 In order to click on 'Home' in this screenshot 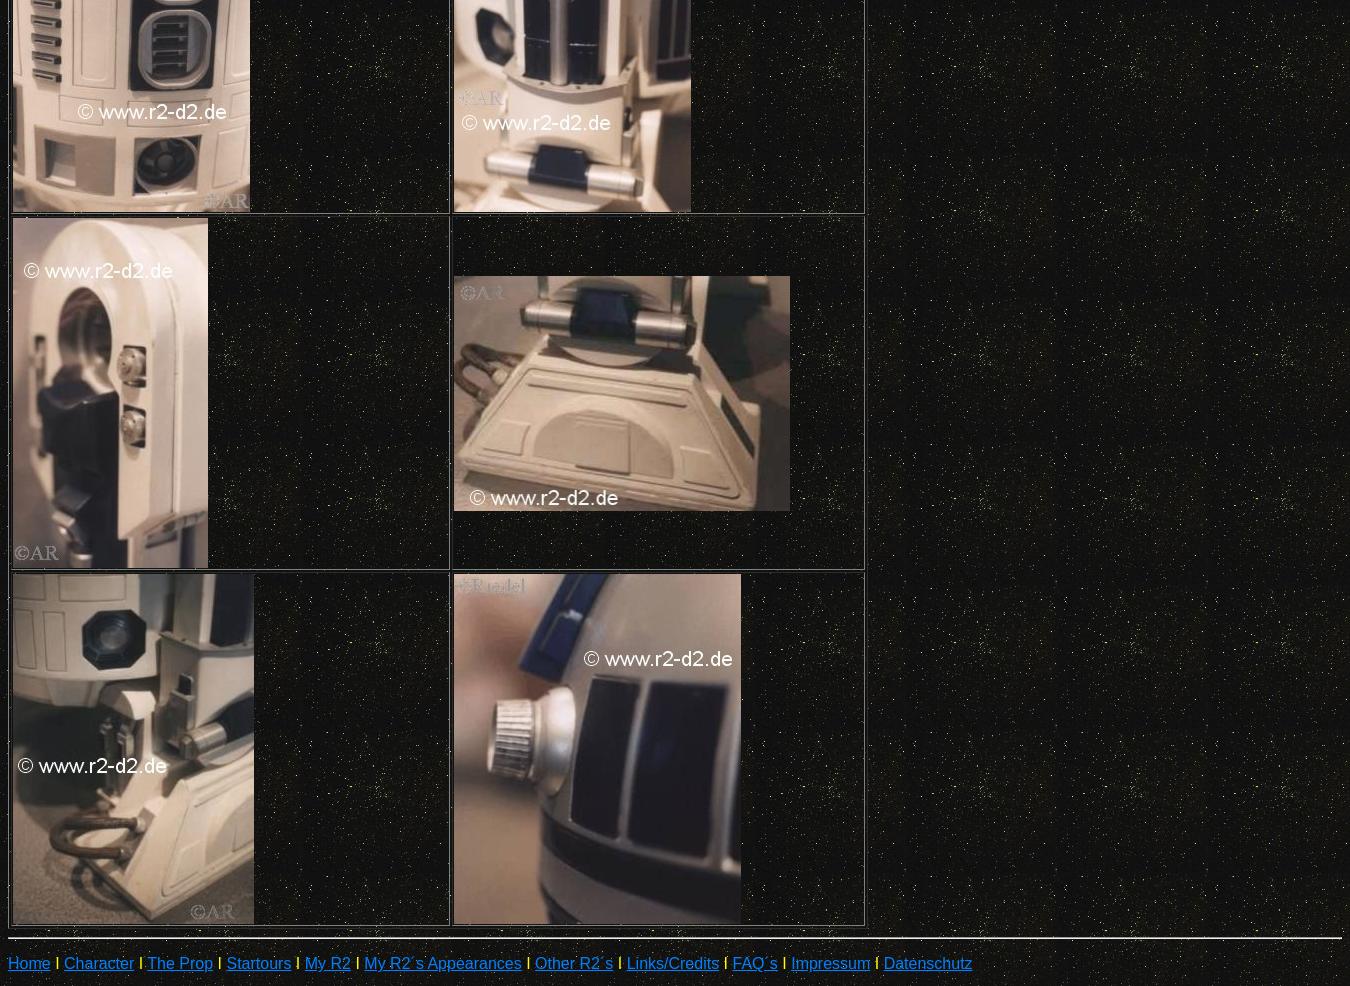, I will do `click(6, 963)`.